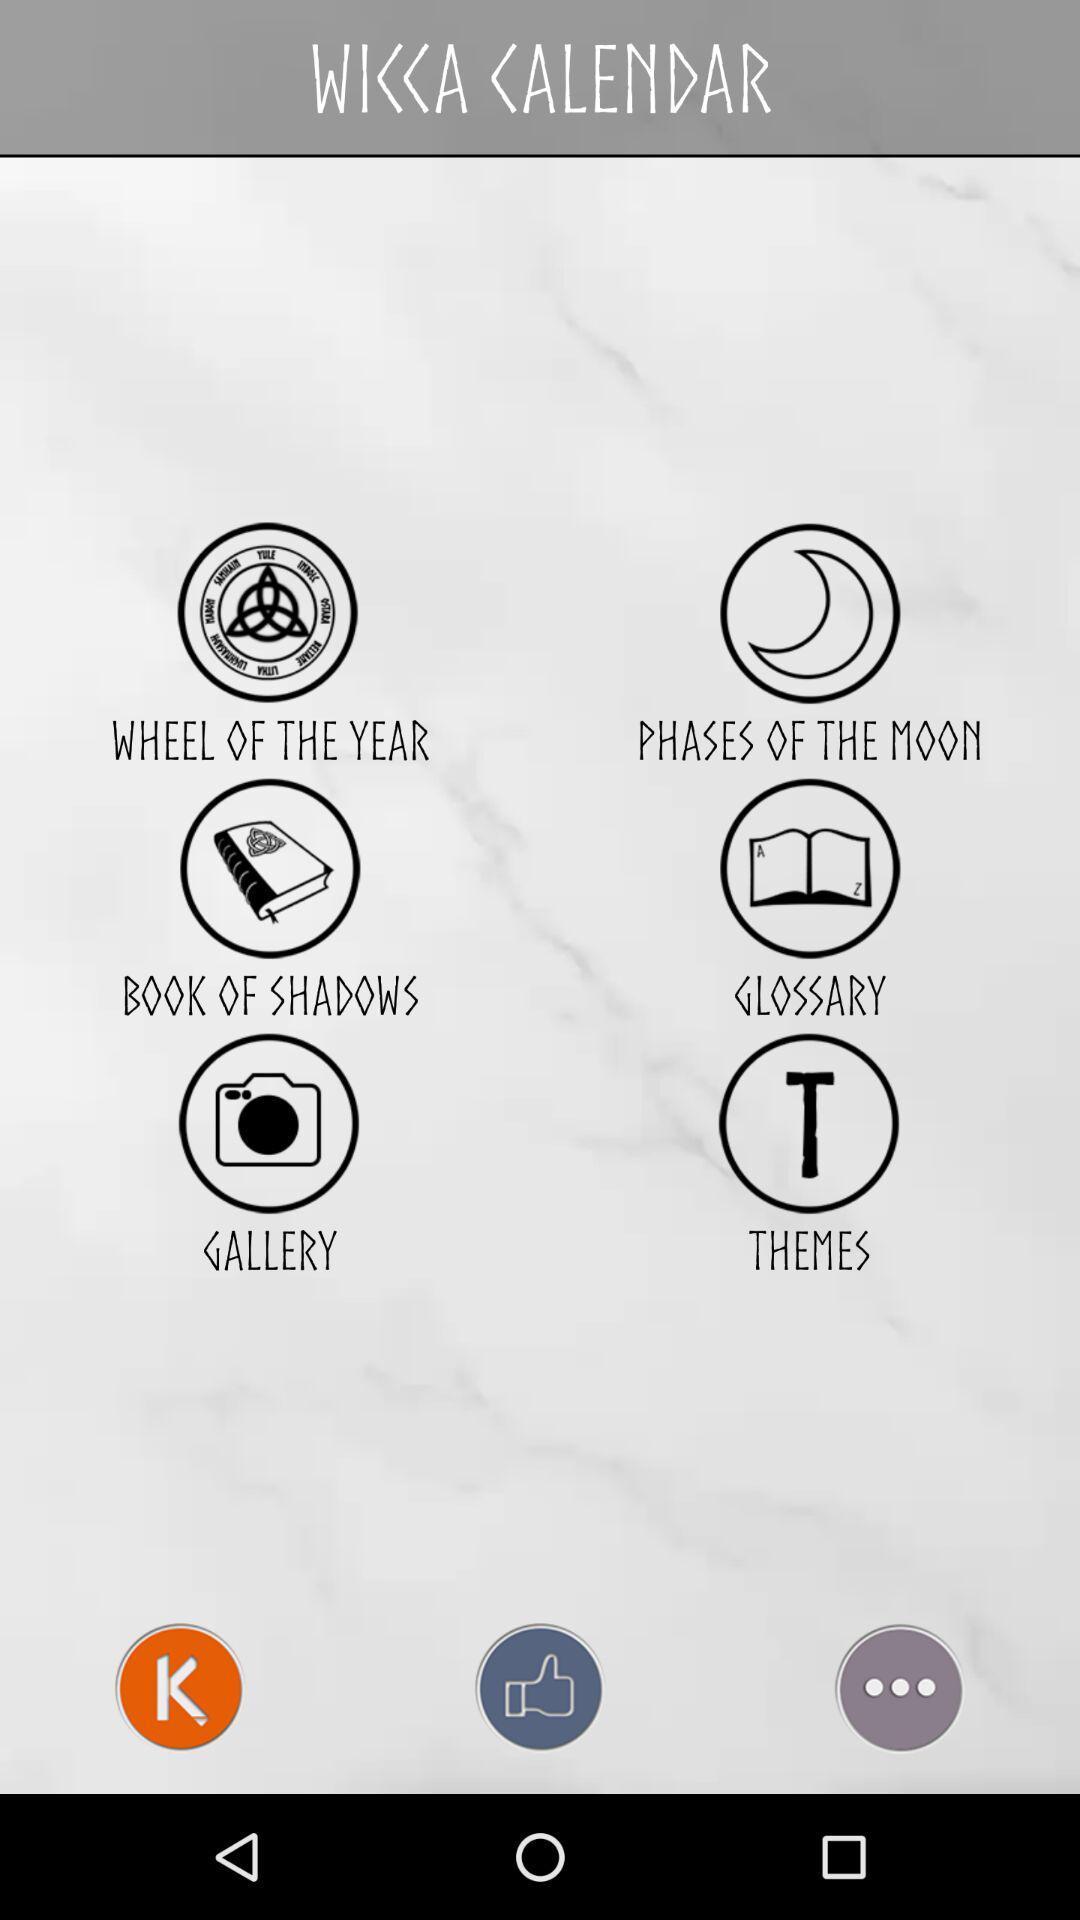  Describe the element at coordinates (808, 868) in the screenshot. I see `item below phases of the` at that location.